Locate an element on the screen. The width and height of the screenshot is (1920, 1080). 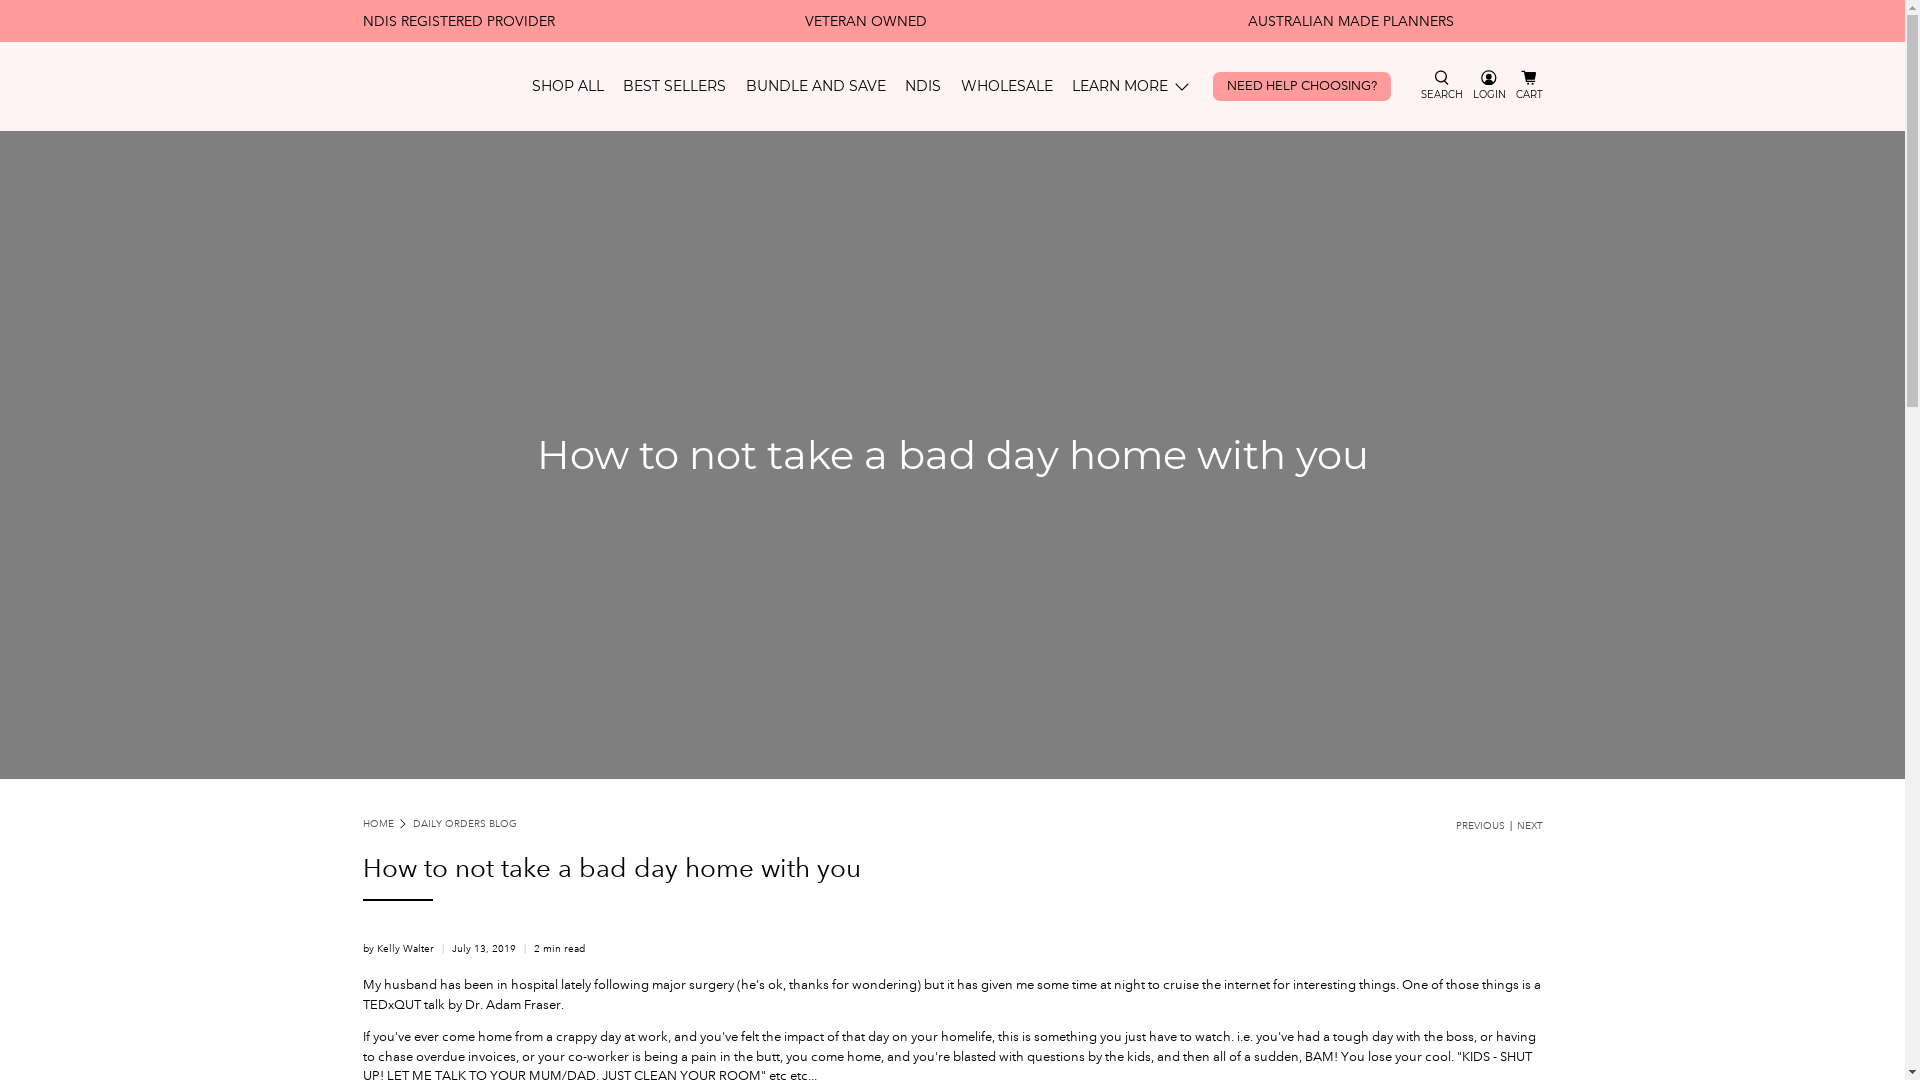
'DAILY ORDERS BLOG' is located at coordinates (464, 824).